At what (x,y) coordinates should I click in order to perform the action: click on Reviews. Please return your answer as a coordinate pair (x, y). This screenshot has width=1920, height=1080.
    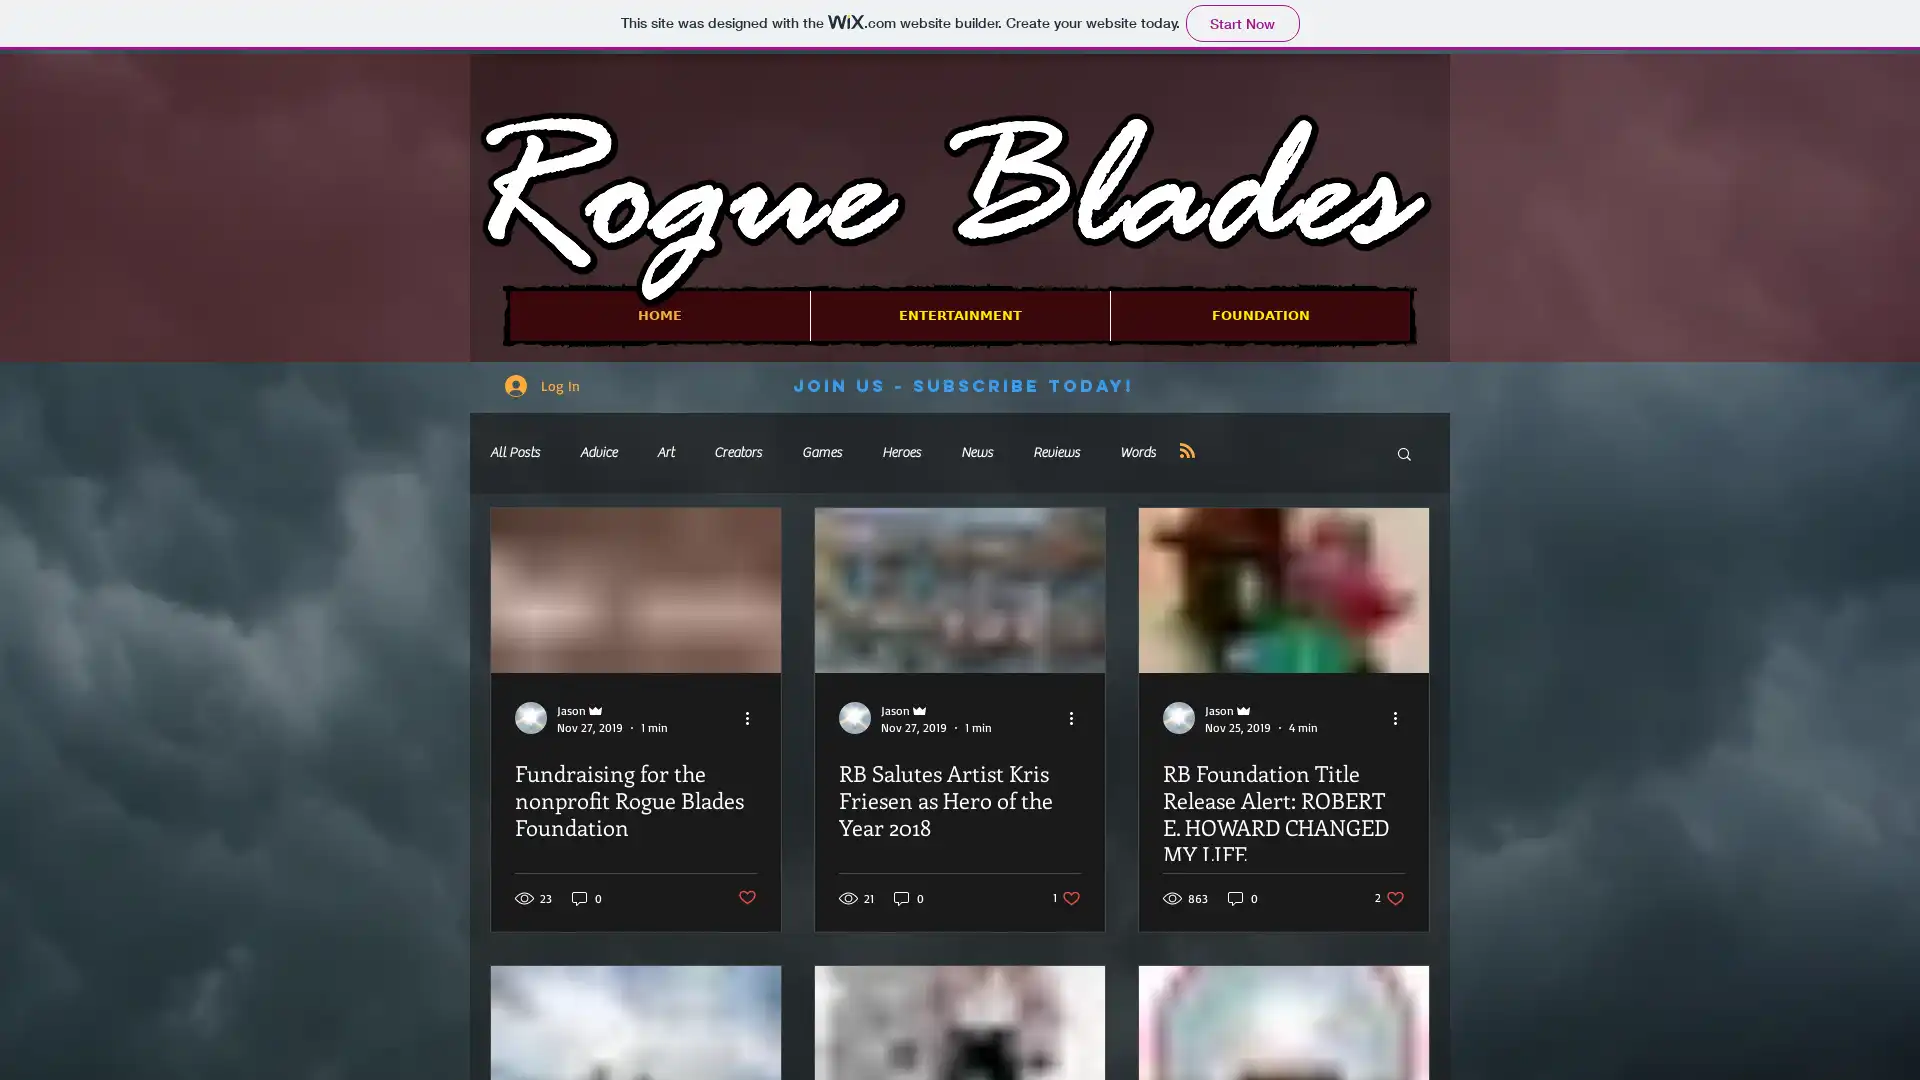
    Looking at the image, I should click on (1055, 452).